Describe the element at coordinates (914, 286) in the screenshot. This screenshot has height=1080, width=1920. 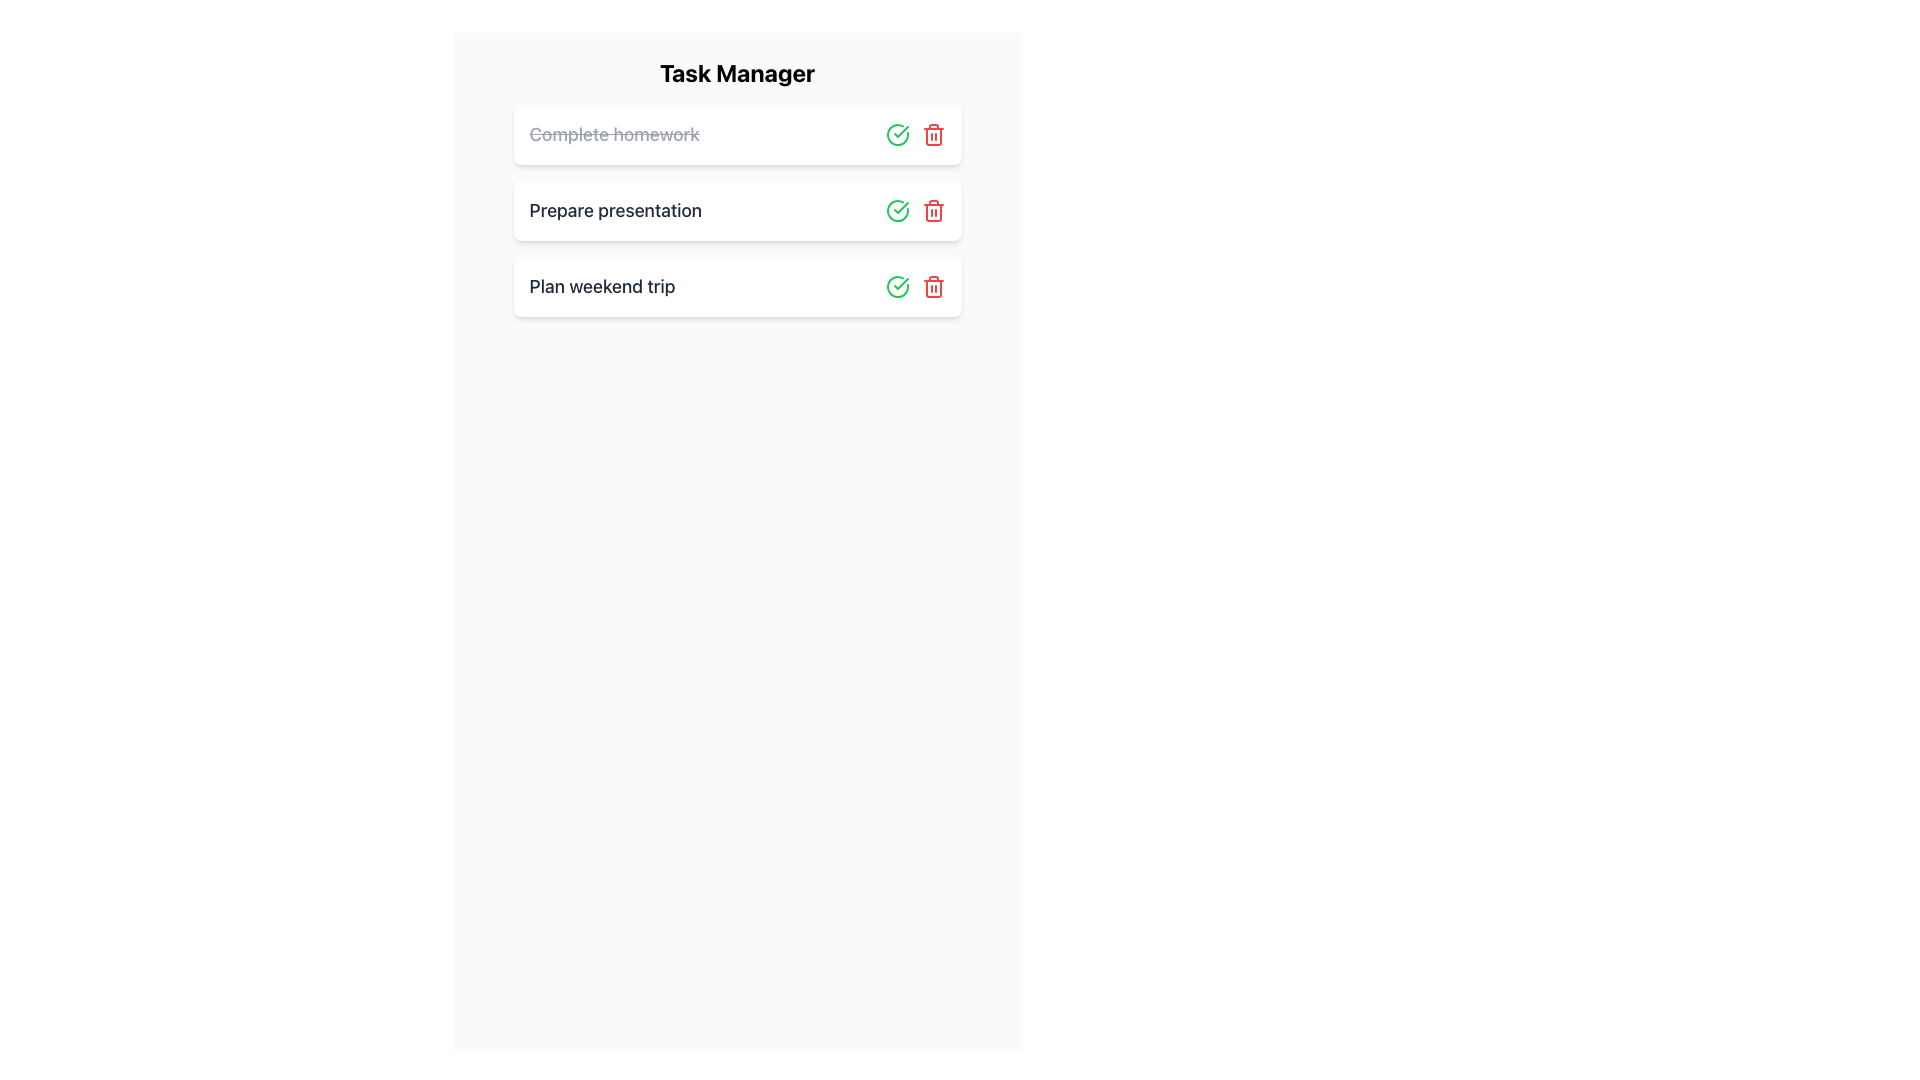
I see `the Grouped Interactive Icons within the 'Plan weekend trip' task card` at that location.